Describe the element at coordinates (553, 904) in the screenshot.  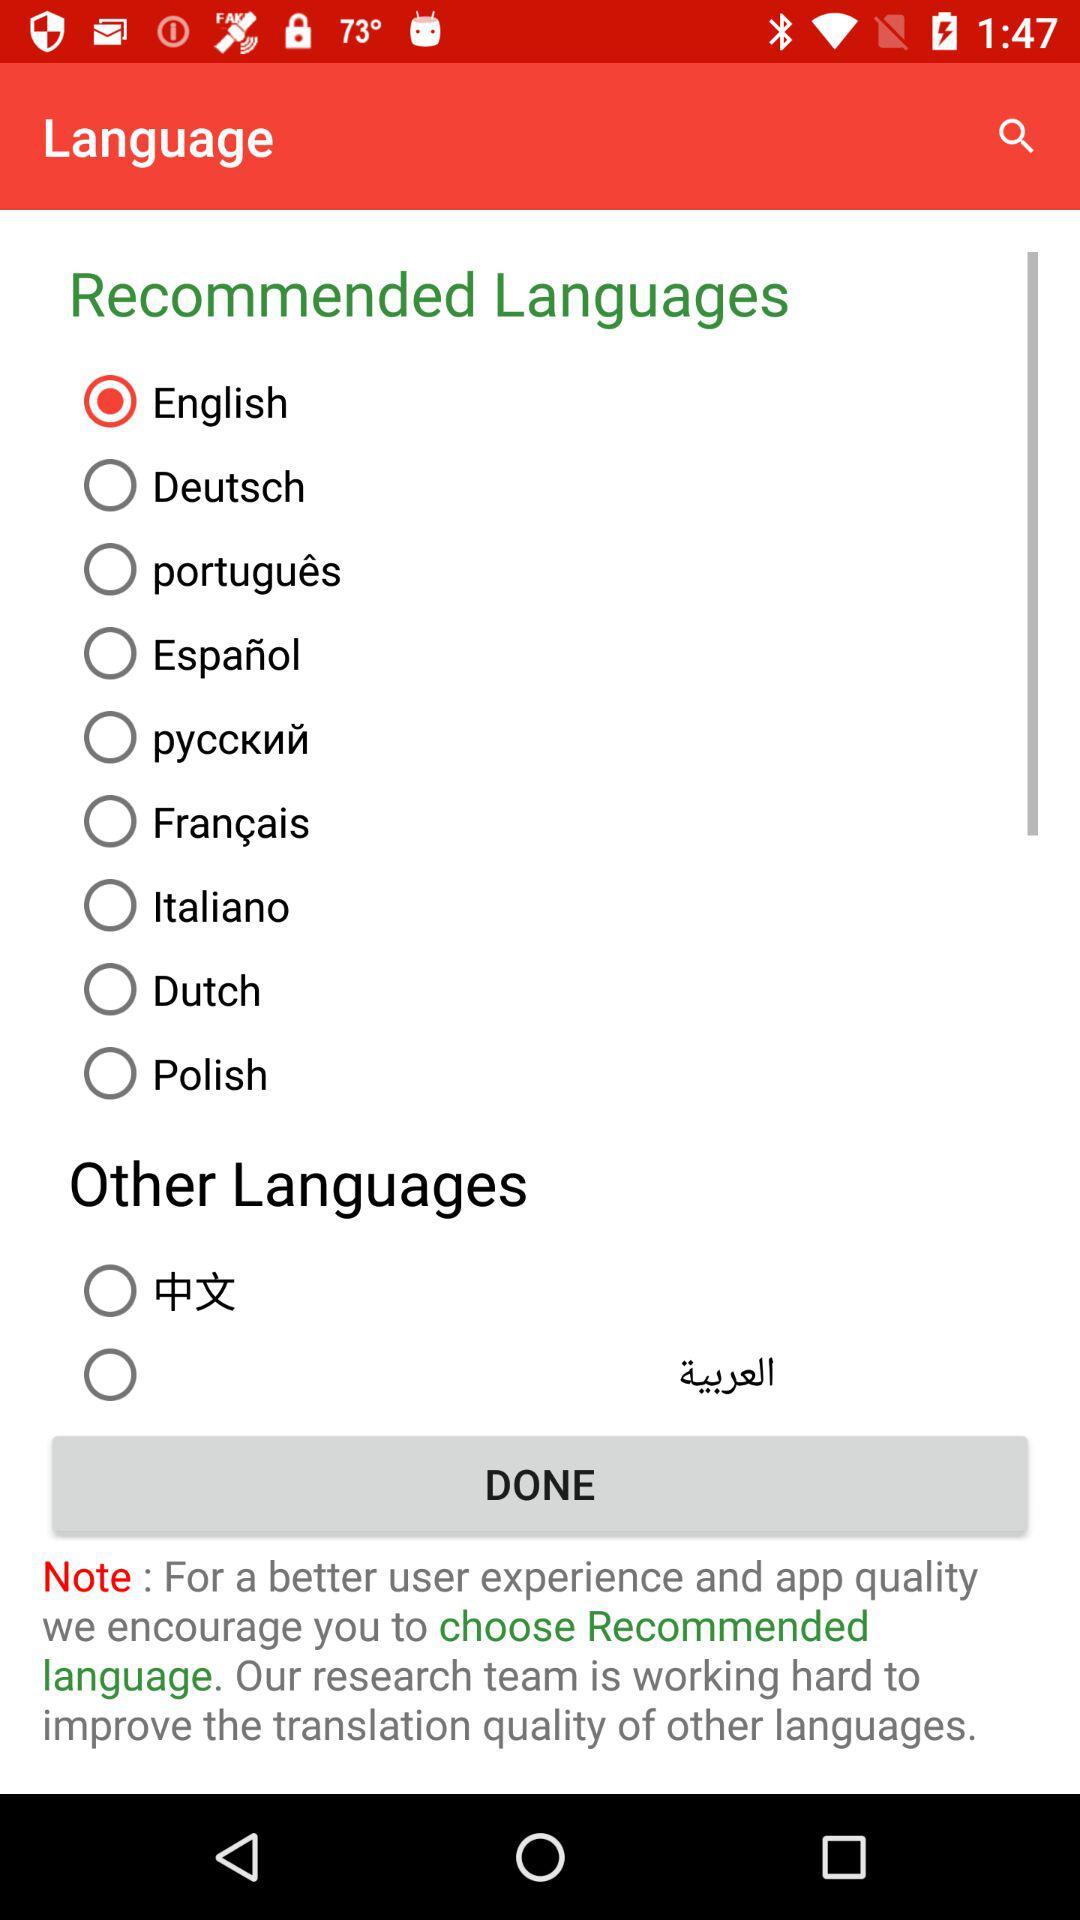
I see `the italiano icon` at that location.